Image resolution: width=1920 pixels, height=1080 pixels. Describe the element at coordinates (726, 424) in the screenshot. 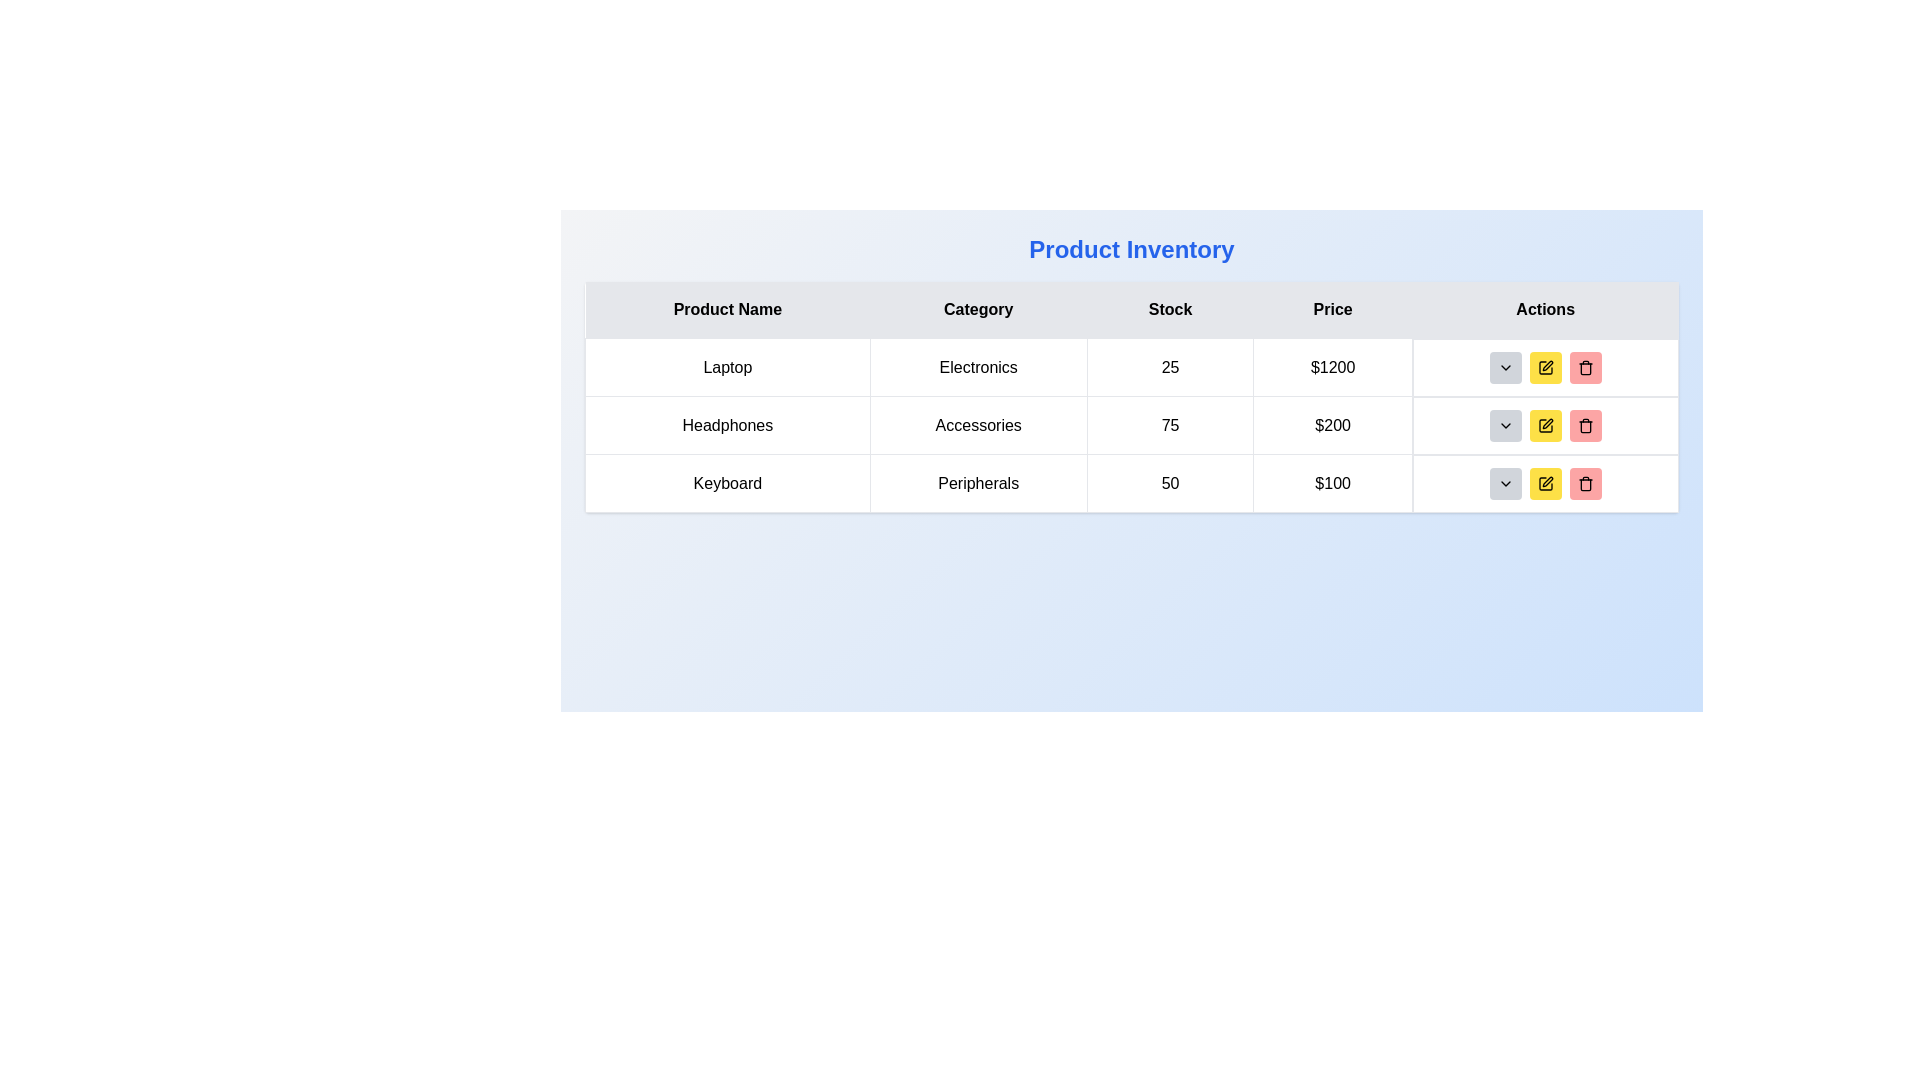

I see `text content of the product name label located in the second row under the 'Product Name' column of the table` at that location.